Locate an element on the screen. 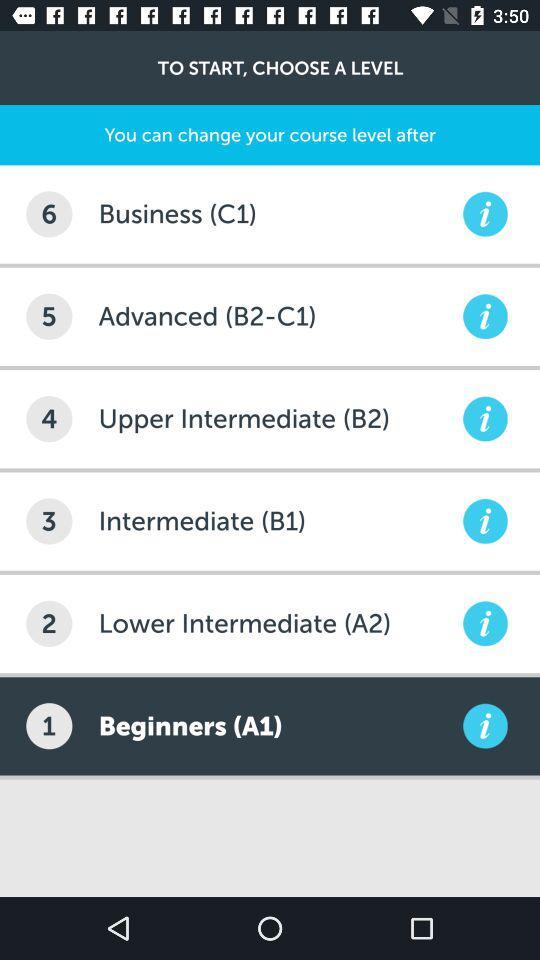 The height and width of the screenshot is (960, 540). the icon to the left of the advanced (b2-c1) is located at coordinates (49, 316).